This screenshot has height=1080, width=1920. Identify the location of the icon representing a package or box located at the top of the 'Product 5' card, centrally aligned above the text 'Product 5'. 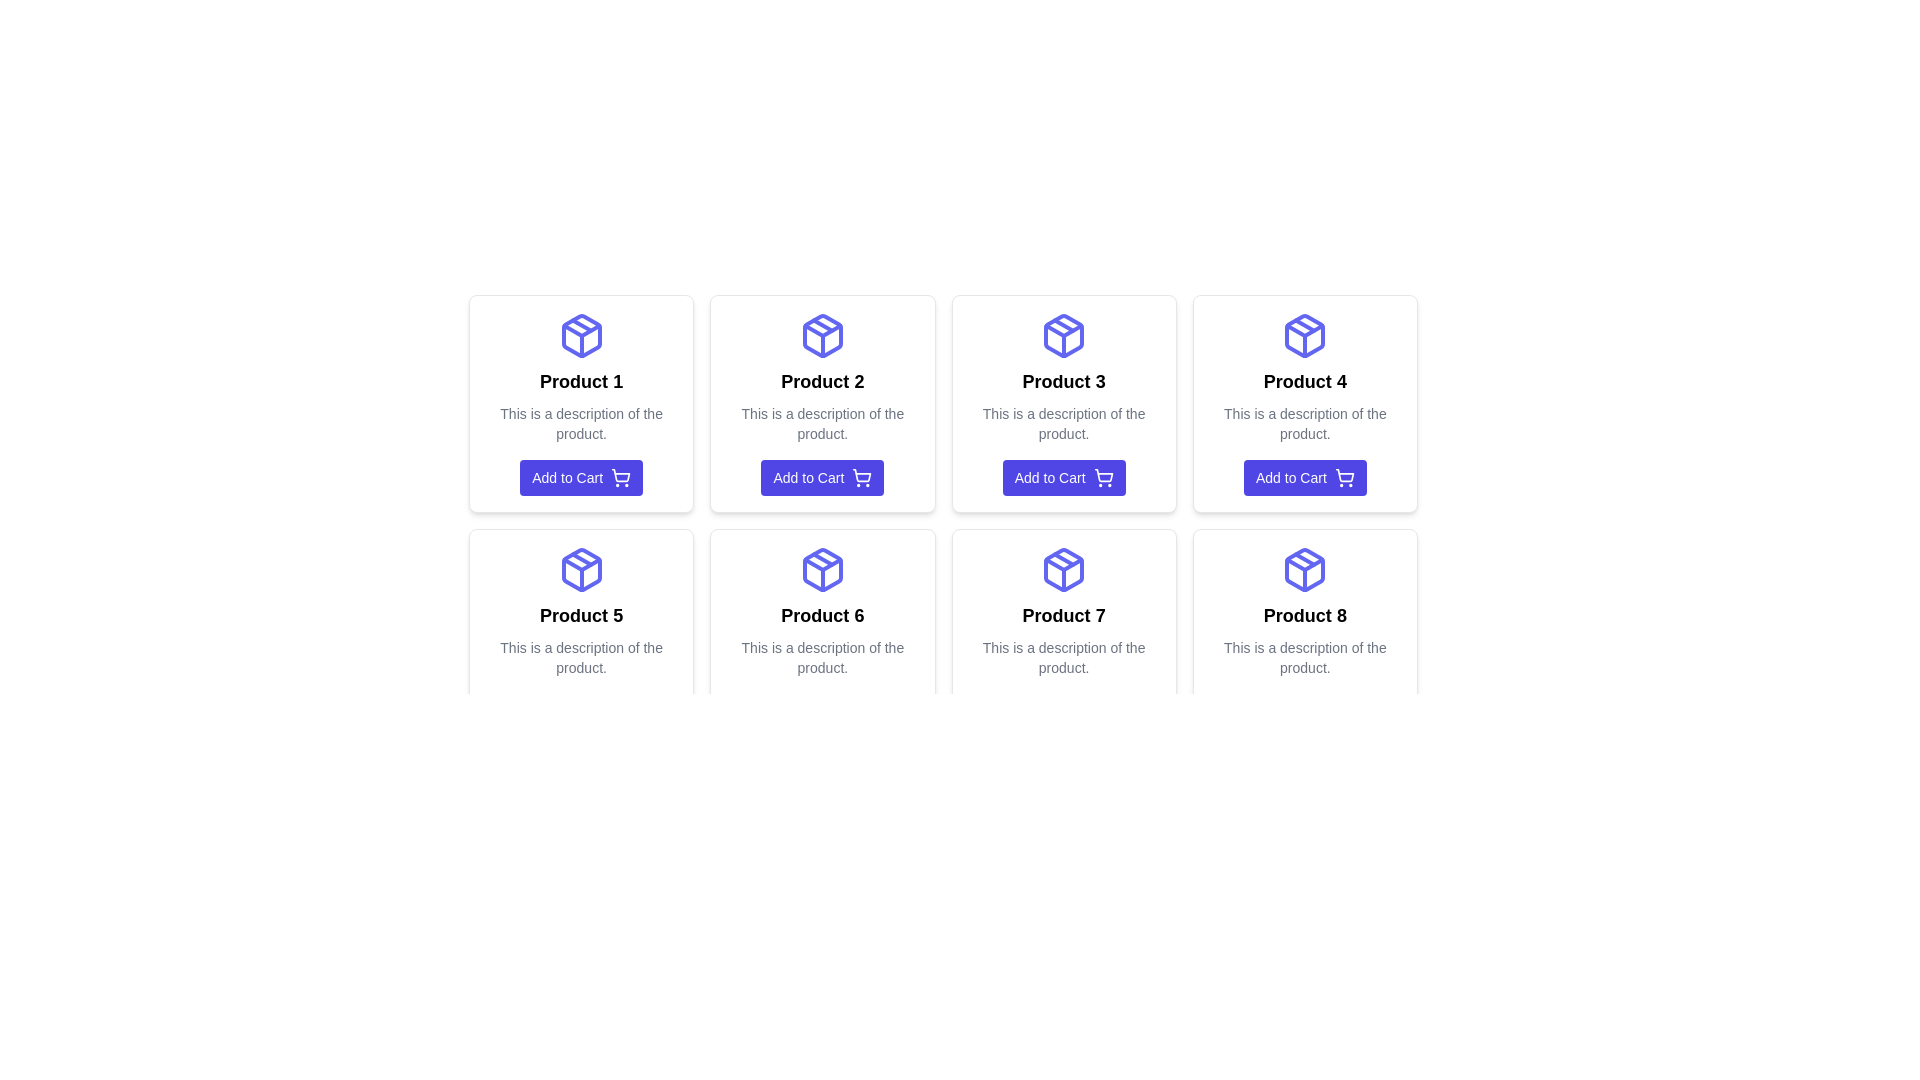
(580, 570).